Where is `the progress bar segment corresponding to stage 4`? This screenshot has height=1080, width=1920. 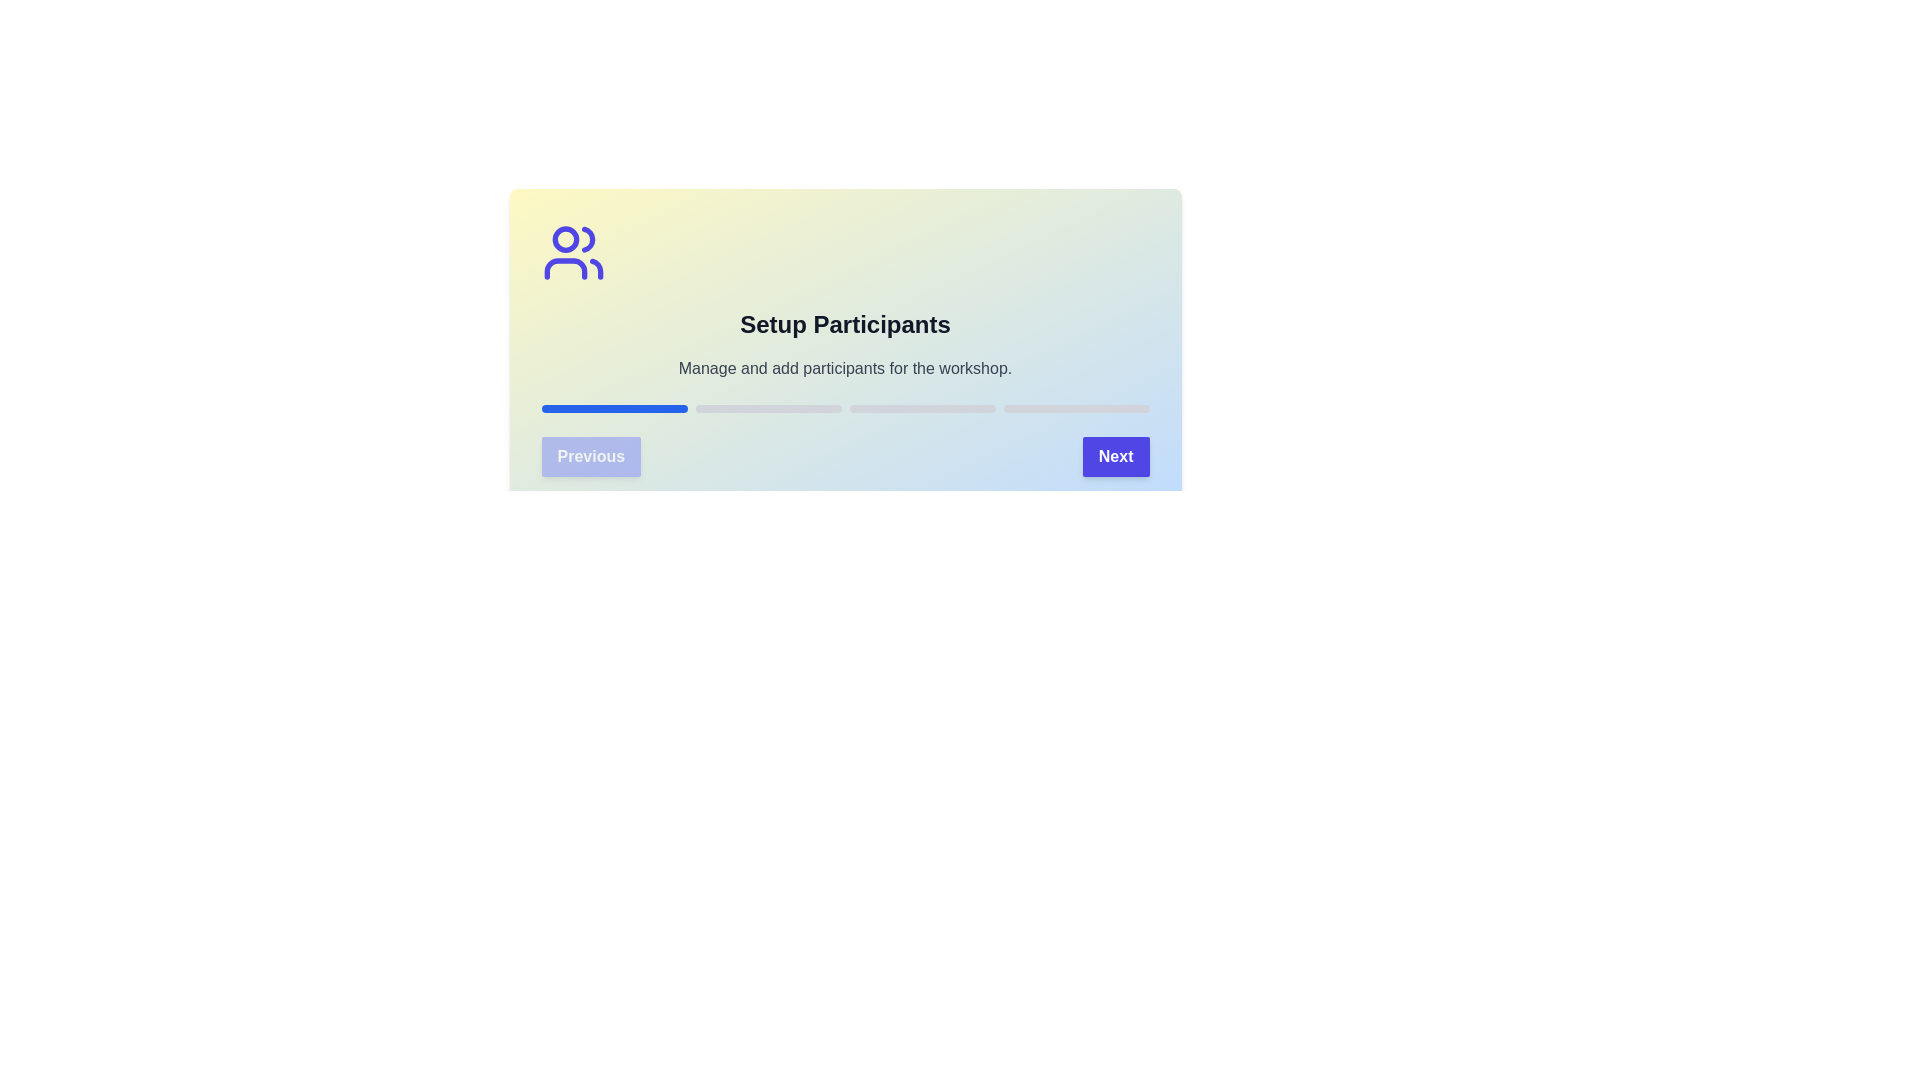 the progress bar segment corresponding to stage 4 is located at coordinates (1075, 407).